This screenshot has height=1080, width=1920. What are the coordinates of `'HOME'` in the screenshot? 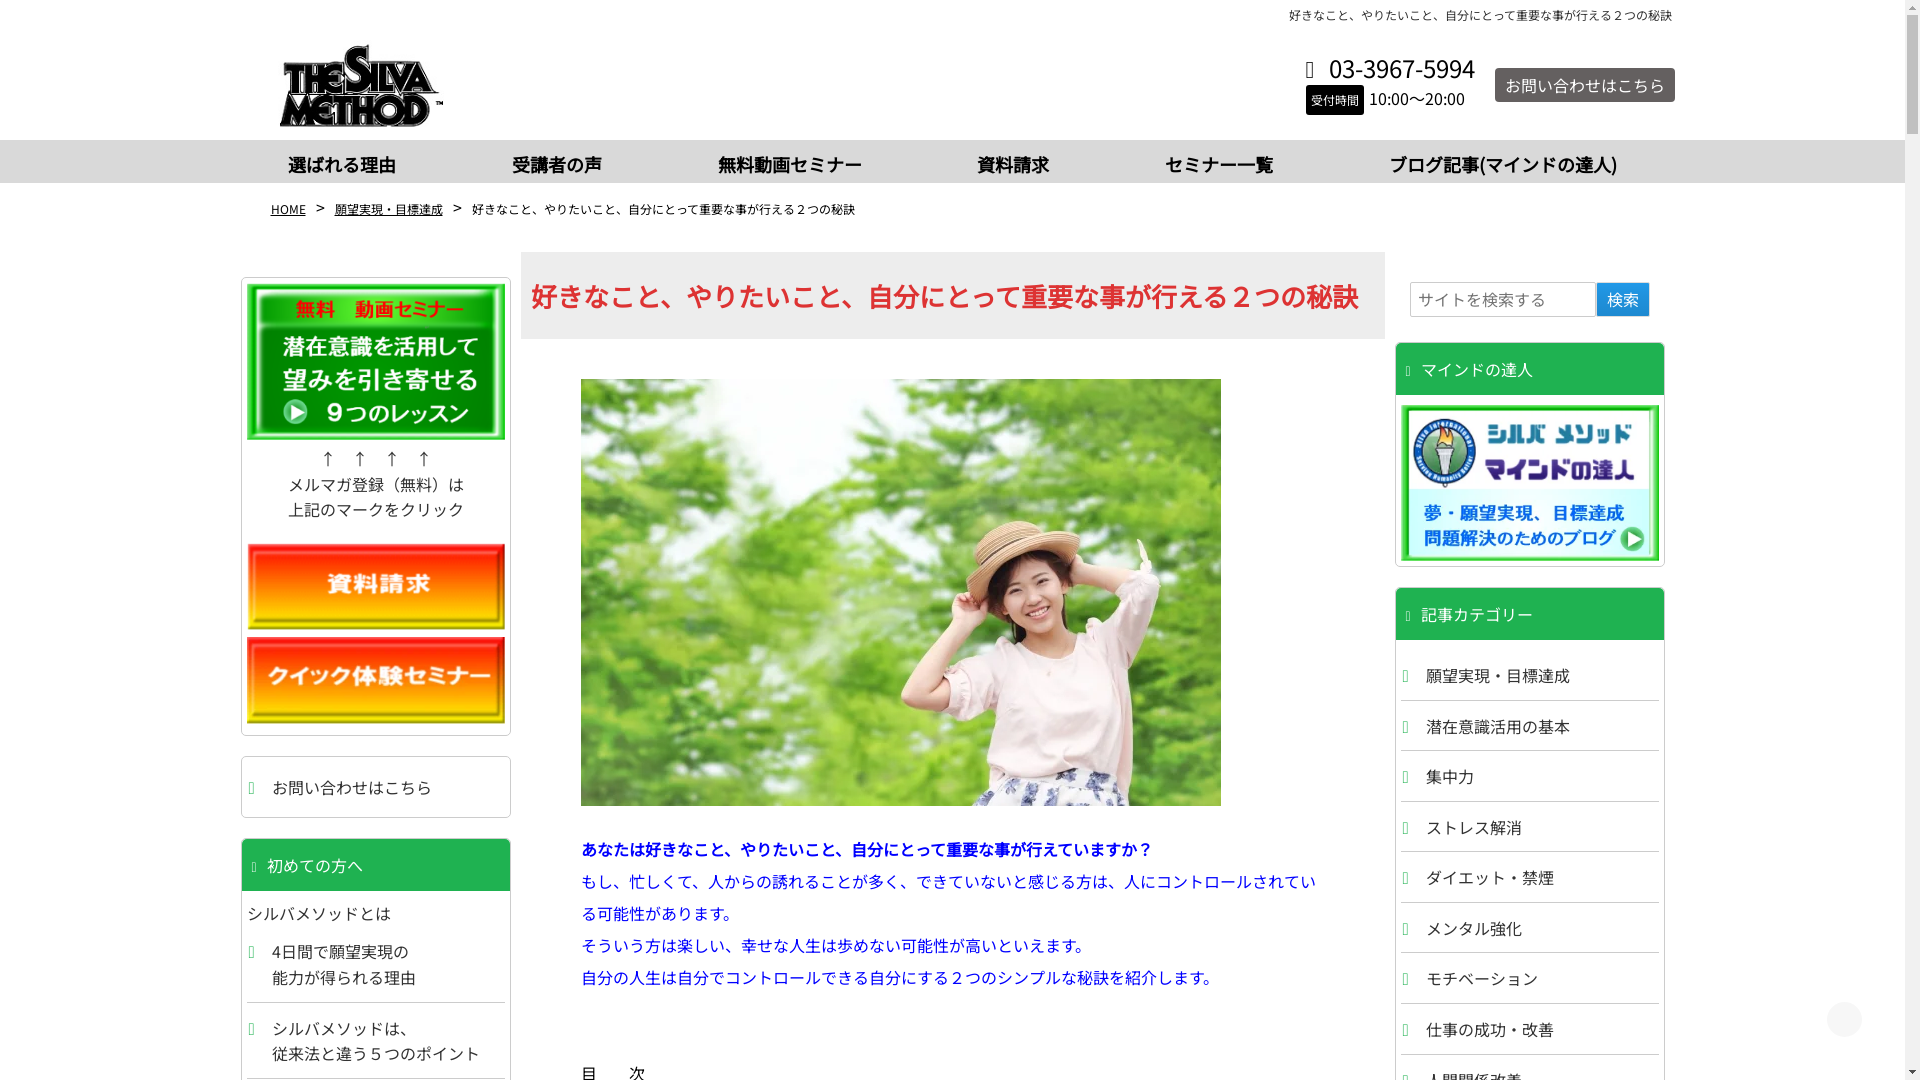 It's located at (286, 208).